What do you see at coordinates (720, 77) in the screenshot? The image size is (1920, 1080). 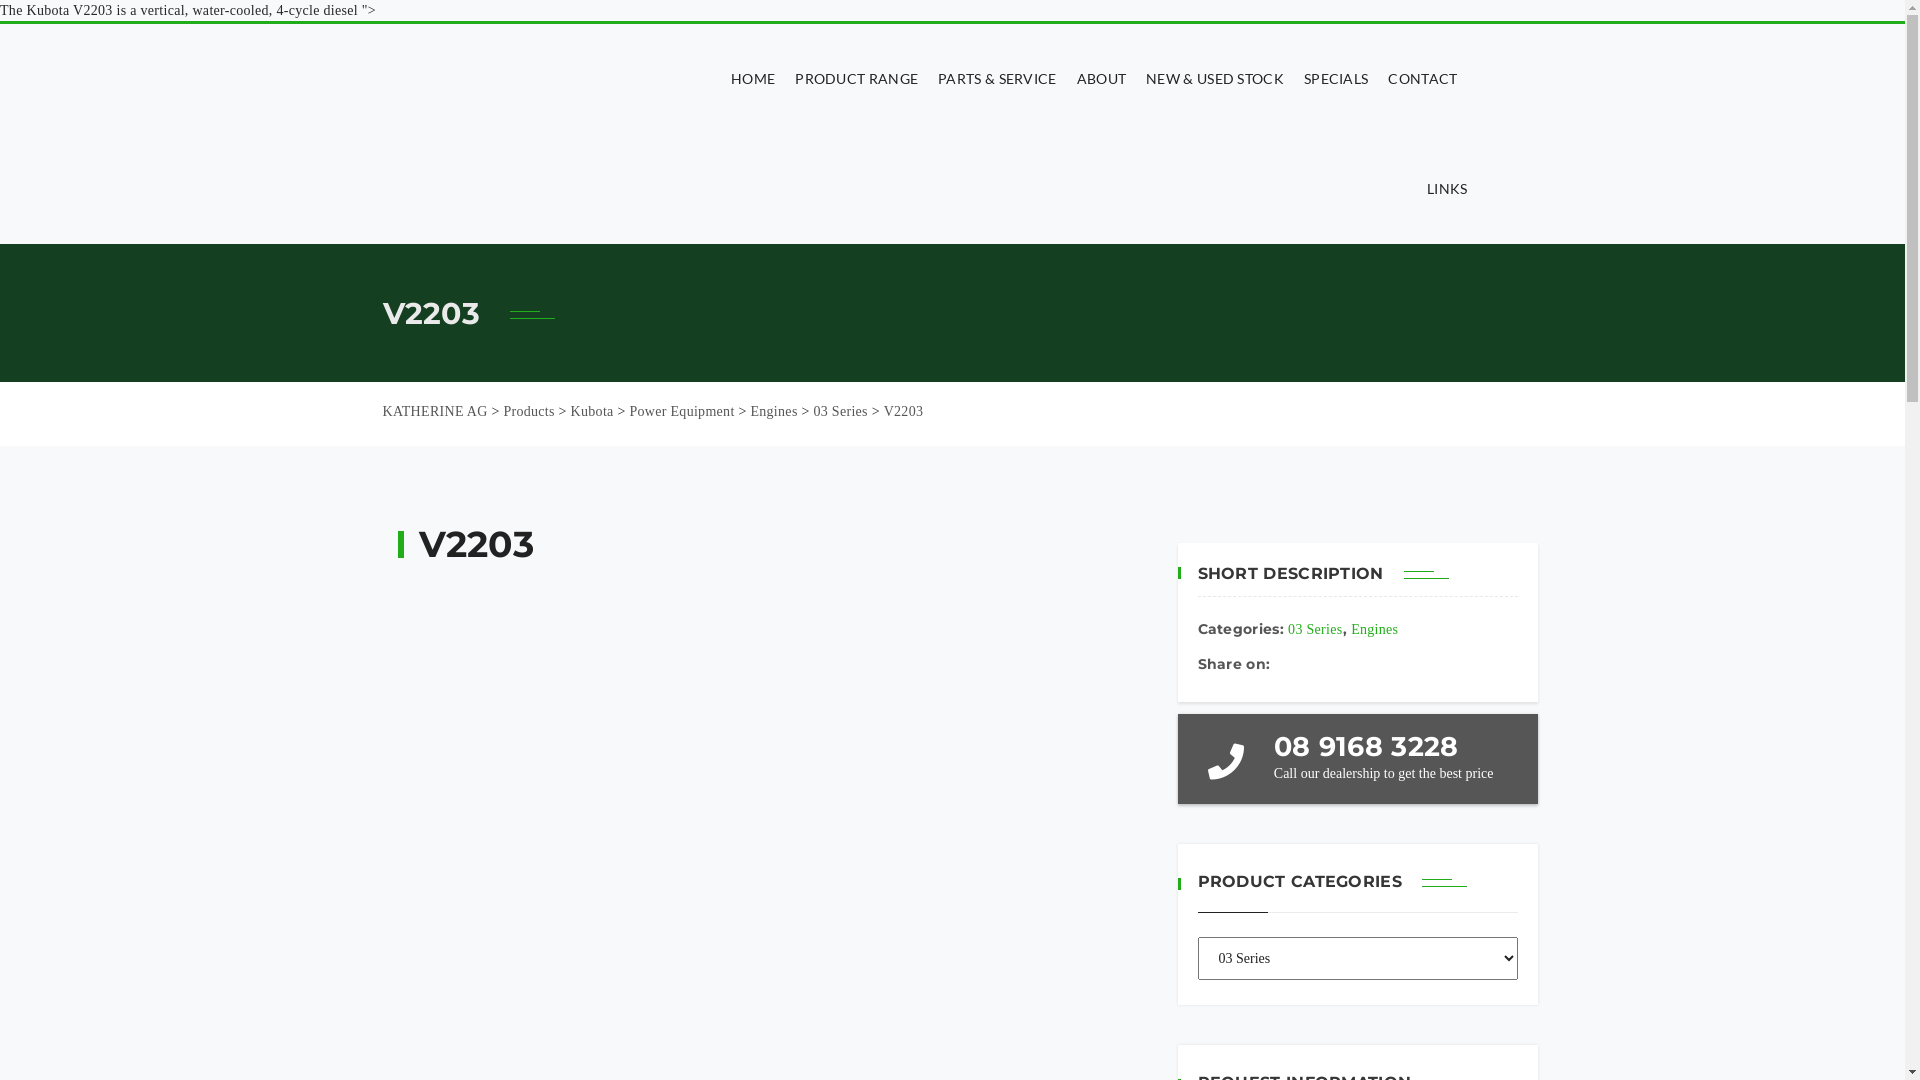 I see `'HOME'` at bounding box center [720, 77].